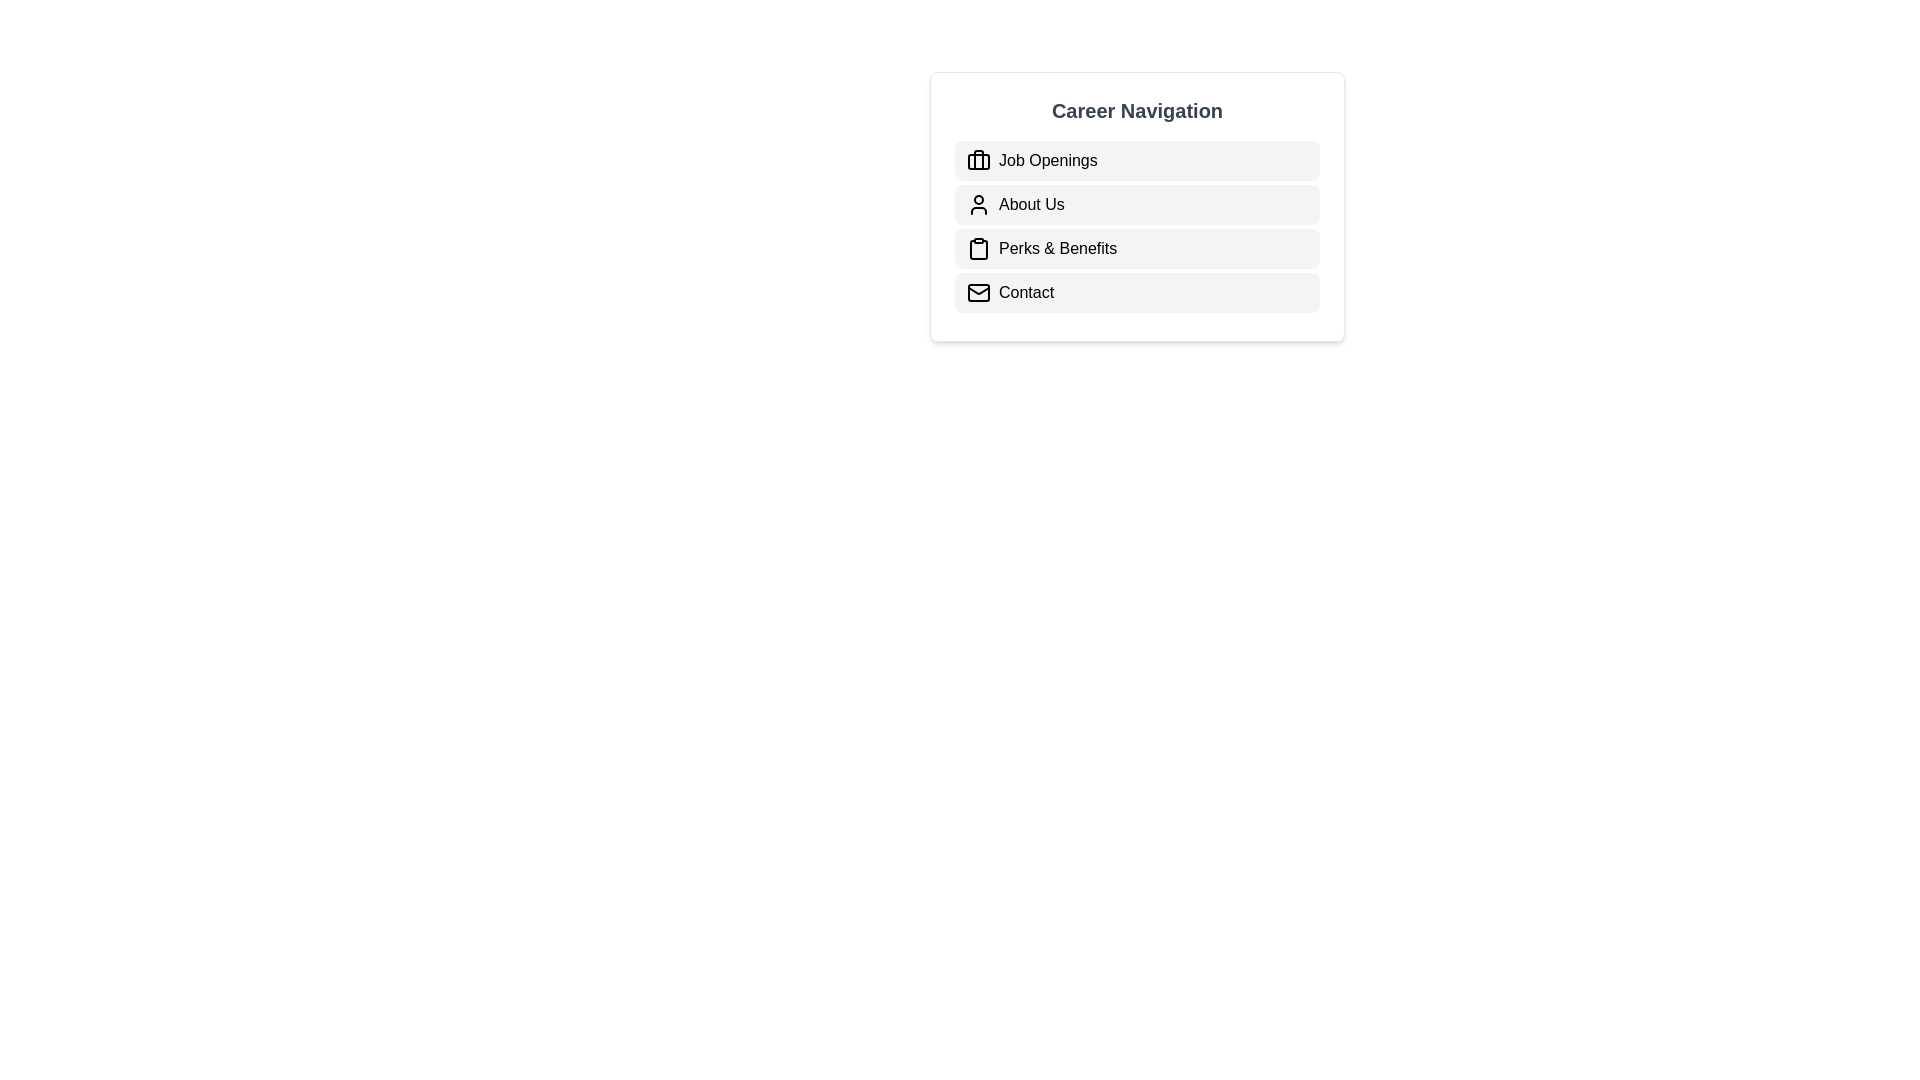 This screenshot has height=1080, width=1920. Describe the element at coordinates (1137, 248) in the screenshot. I see `the 'Perks & Benefits' button, which is the third button in a vertical list of four buttons in the navigation menu` at that location.